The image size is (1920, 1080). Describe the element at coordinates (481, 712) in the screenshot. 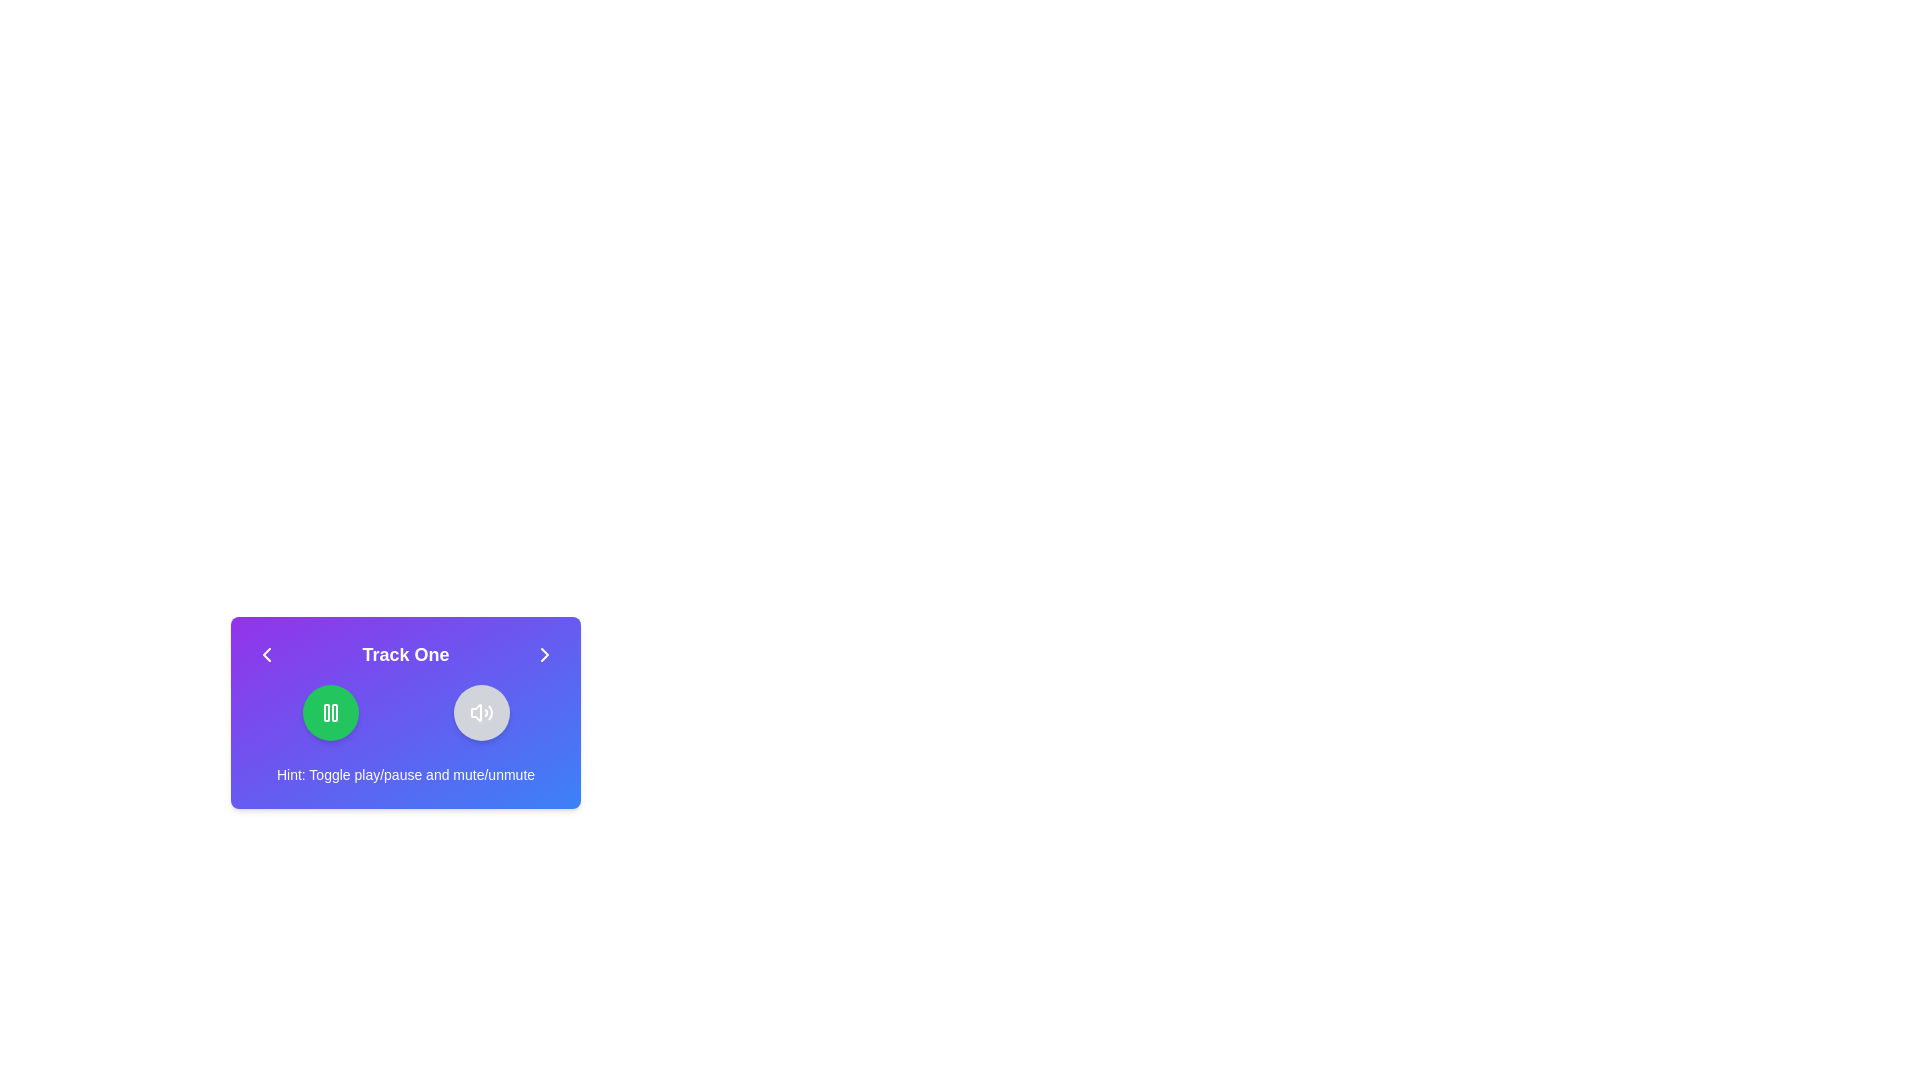

I see `the speaker icon with sound waves, which is centrally placed inside a circular button with a gray background` at that location.